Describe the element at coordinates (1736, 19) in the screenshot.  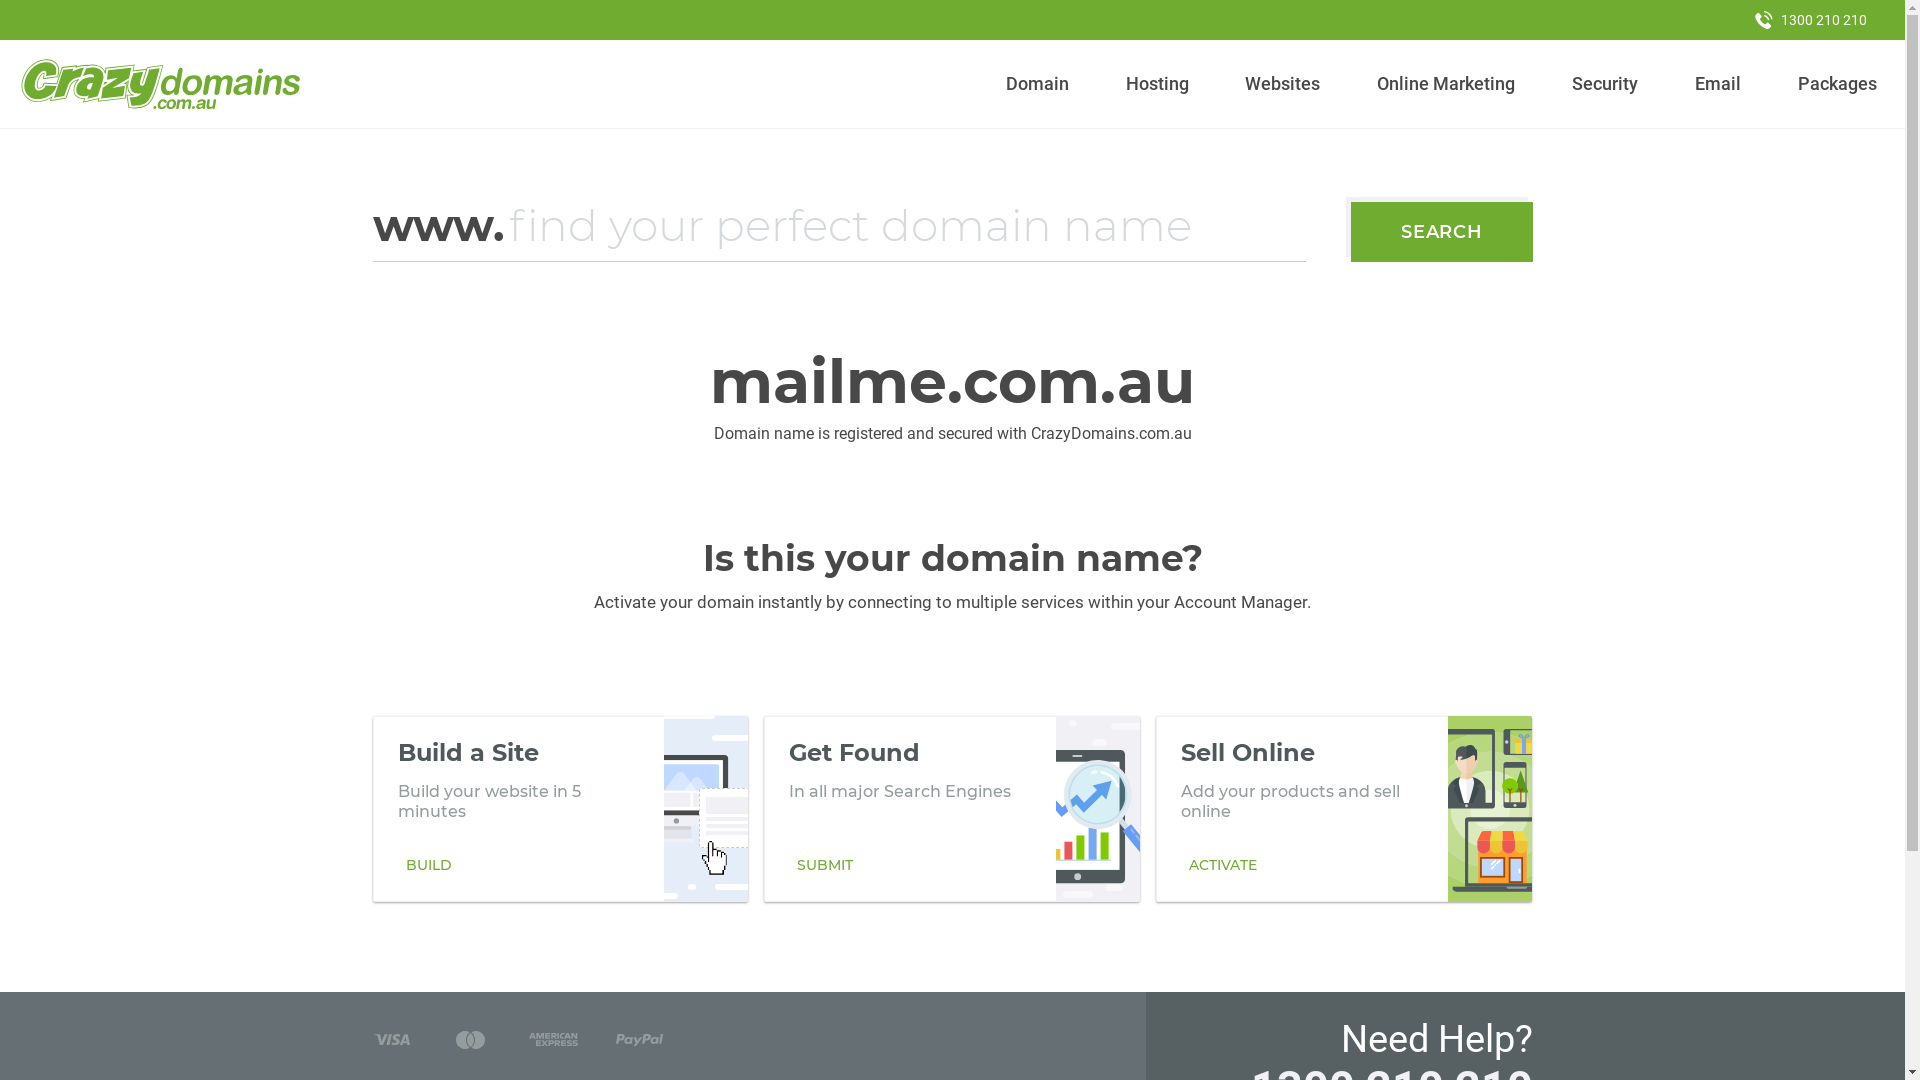
I see `'1300 210 210'` at that location.